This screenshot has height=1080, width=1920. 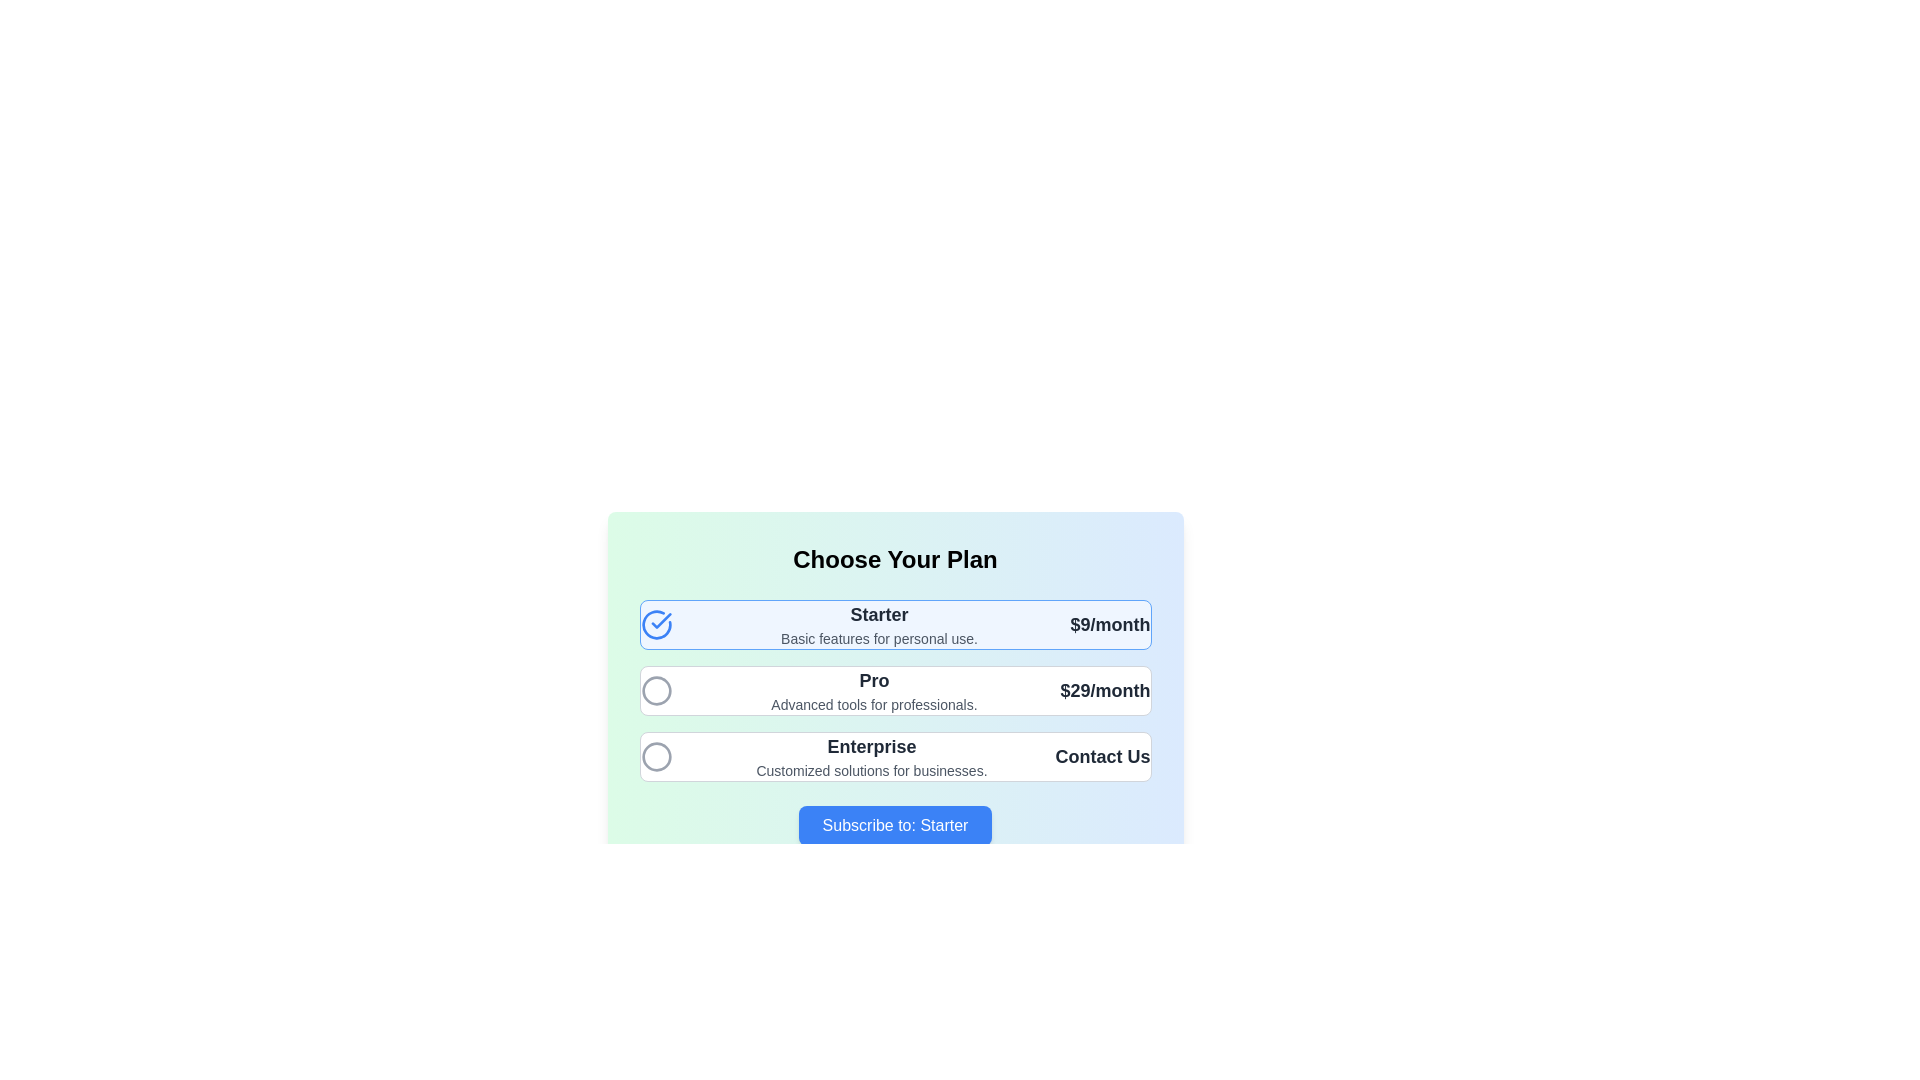 I want to click on the circular checkbox with a blue outline and a centered checkmark, so click(x=656, y=623).